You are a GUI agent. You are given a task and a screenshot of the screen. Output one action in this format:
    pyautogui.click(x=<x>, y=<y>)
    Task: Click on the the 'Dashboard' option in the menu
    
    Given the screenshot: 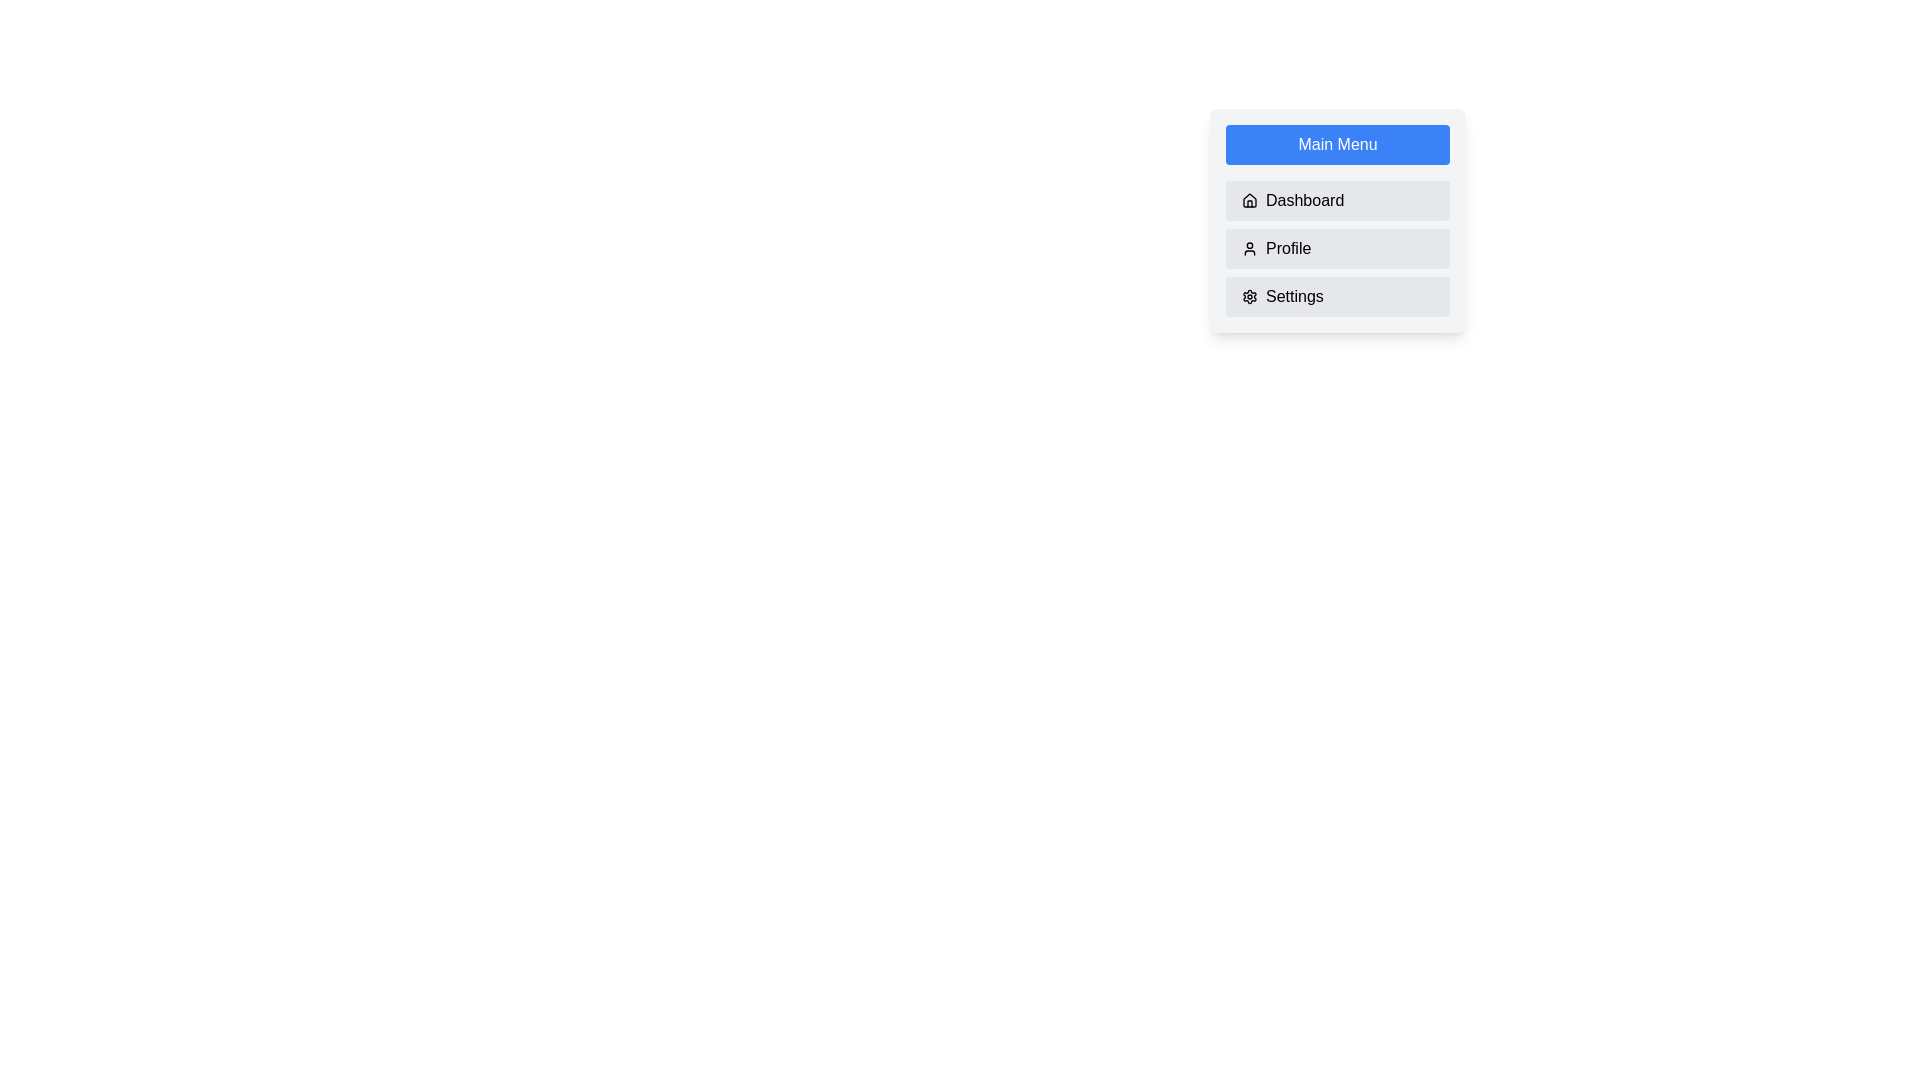 What is the action you would take?
    pyautogui.click(x=1338, y=200)
    